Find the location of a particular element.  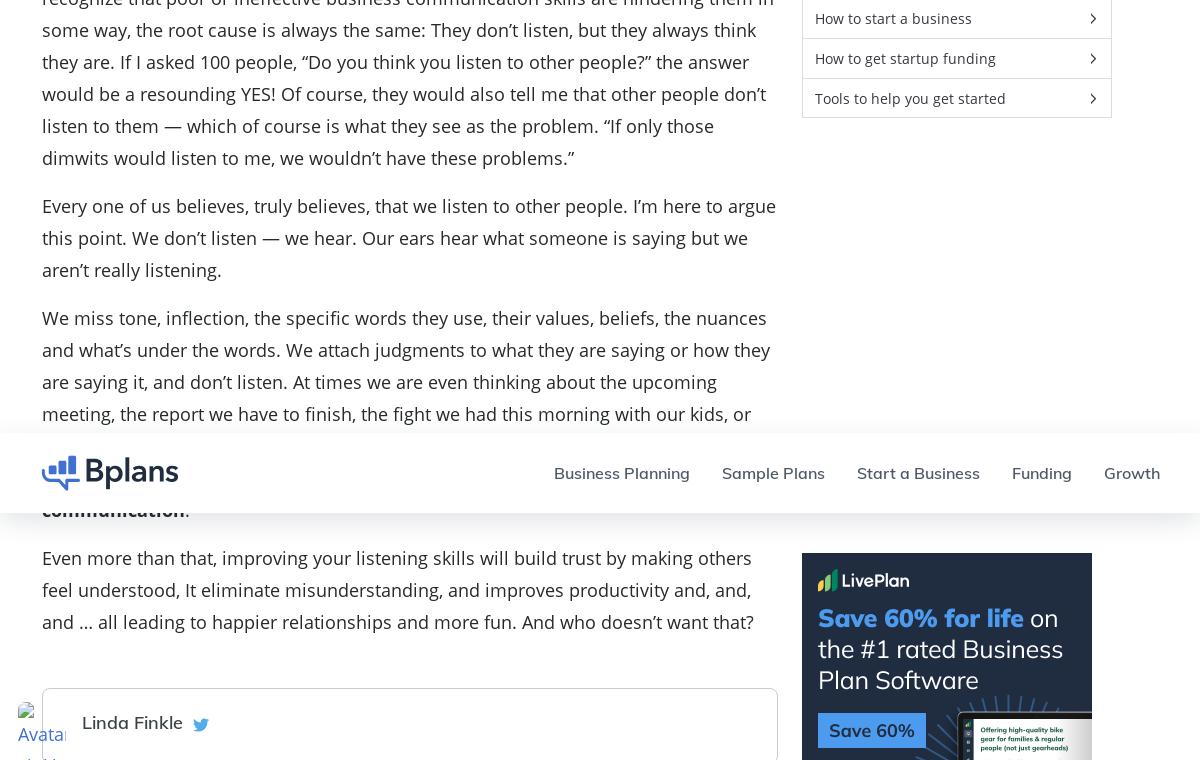

'Careers' is located at coordinates (1094, 126).